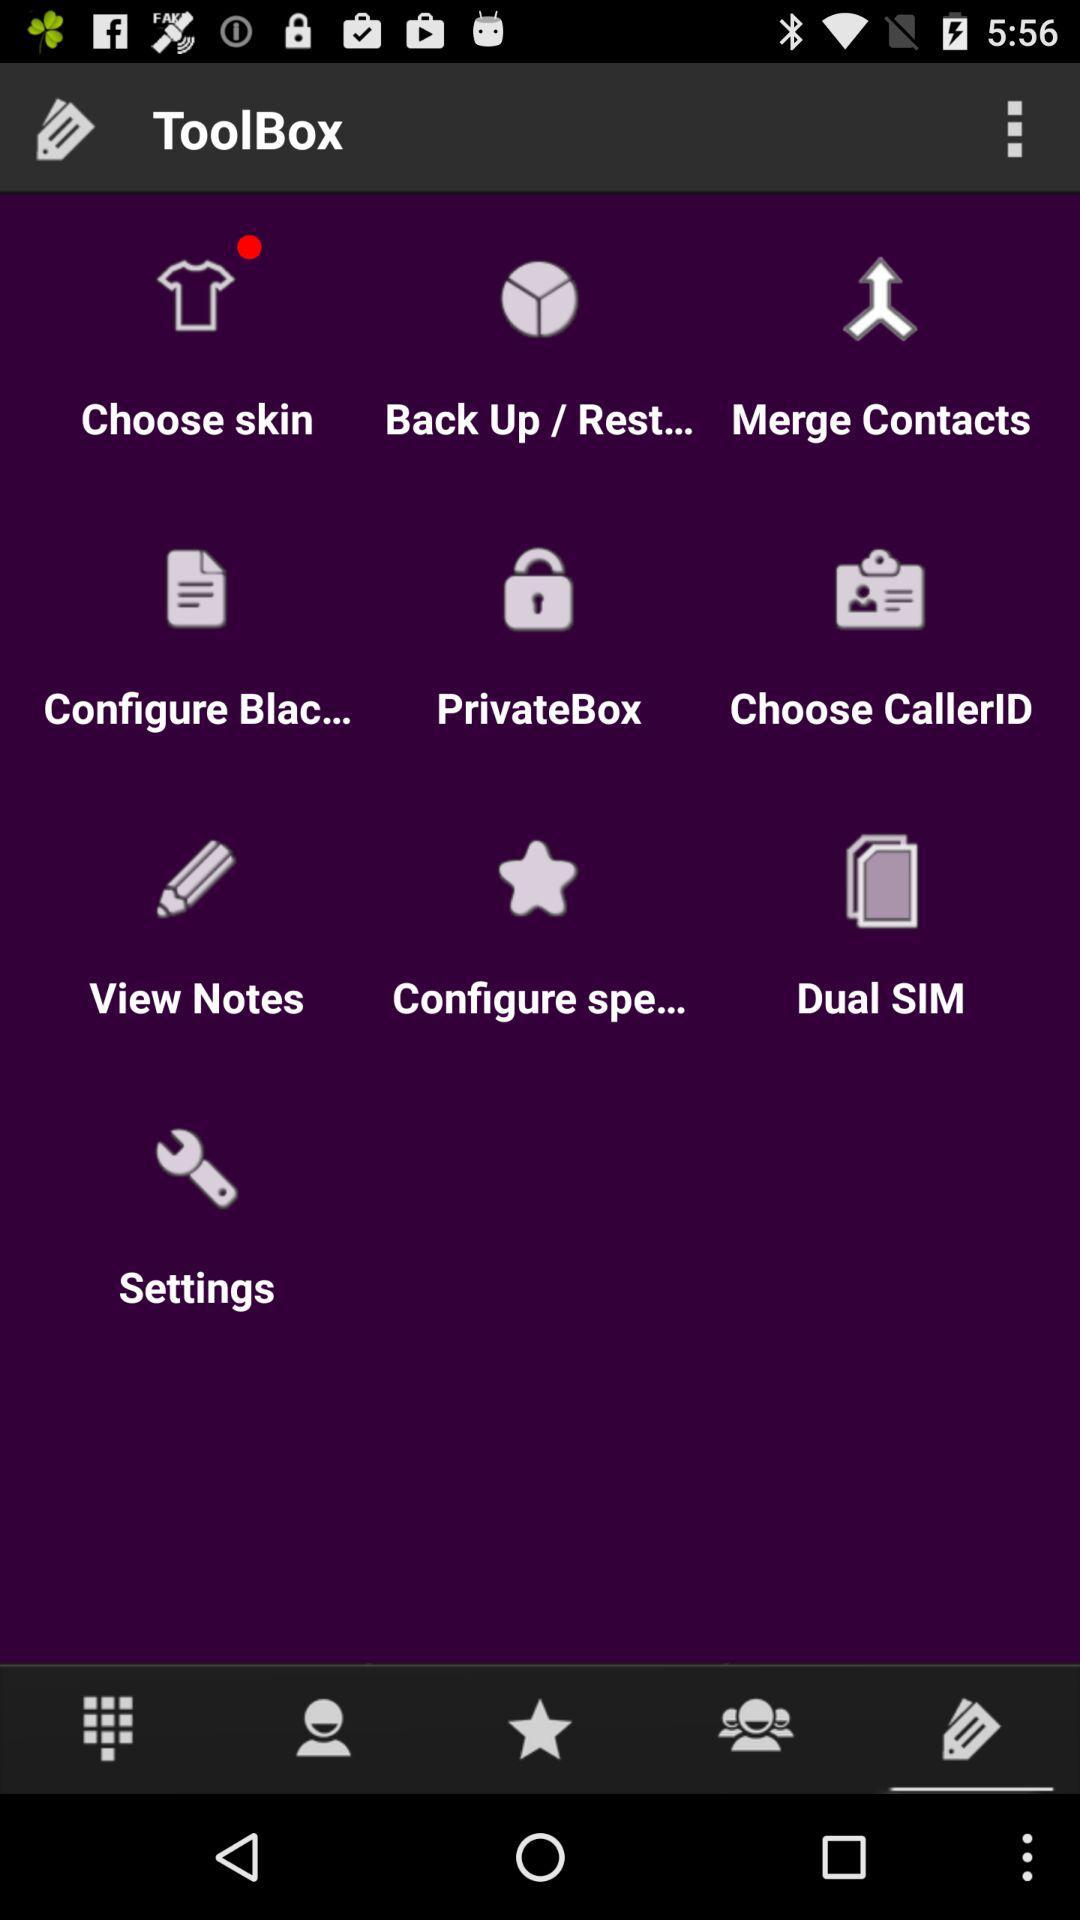 The height and width of the screenshot is (1920, 1080). Describe the element at coordinates (64, 136) in the screenshot. I see `the label icon` at that location.